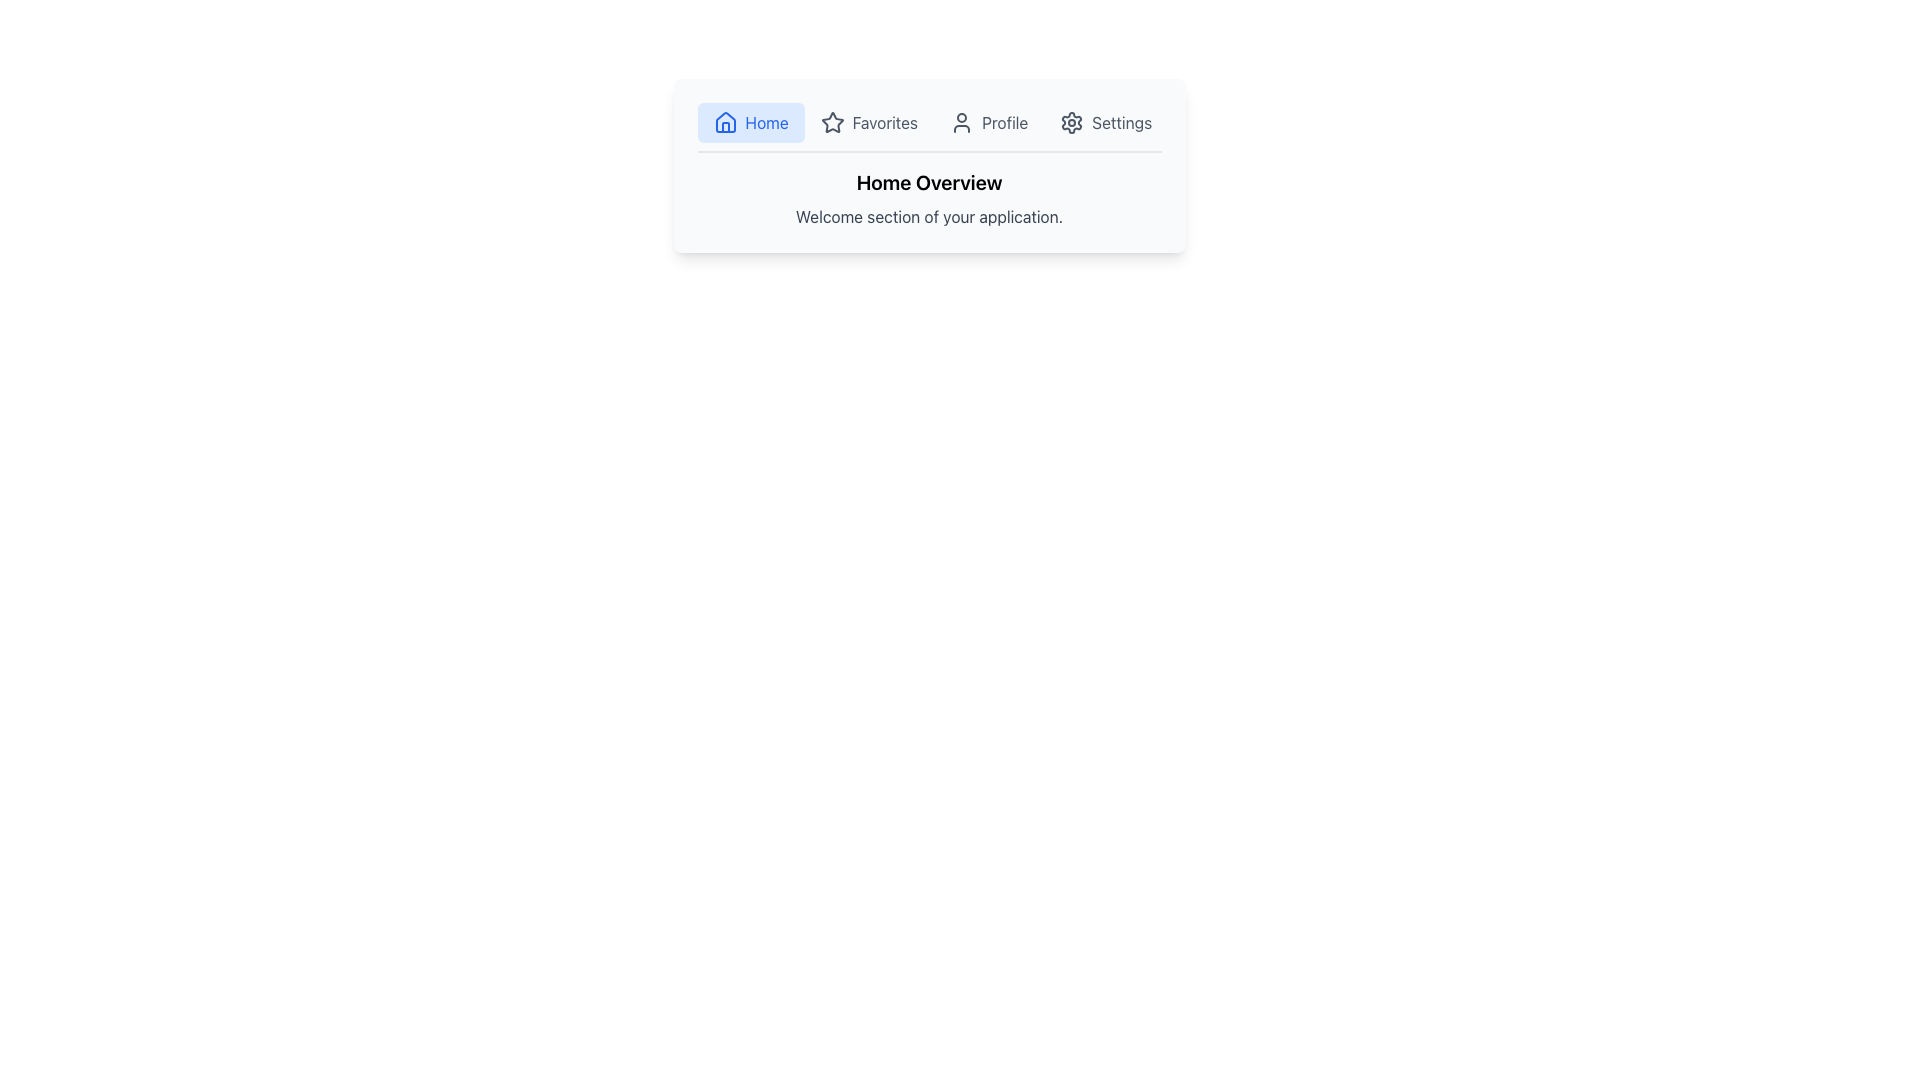 This screenshot has width=1920, height=1080. Describe the element at coordinates (962, 123) in the screenshot. I see `the Profile icon, which is a simplified user figure outlined in gray, located in the navigation bar between Favorites and Settings` at that location.